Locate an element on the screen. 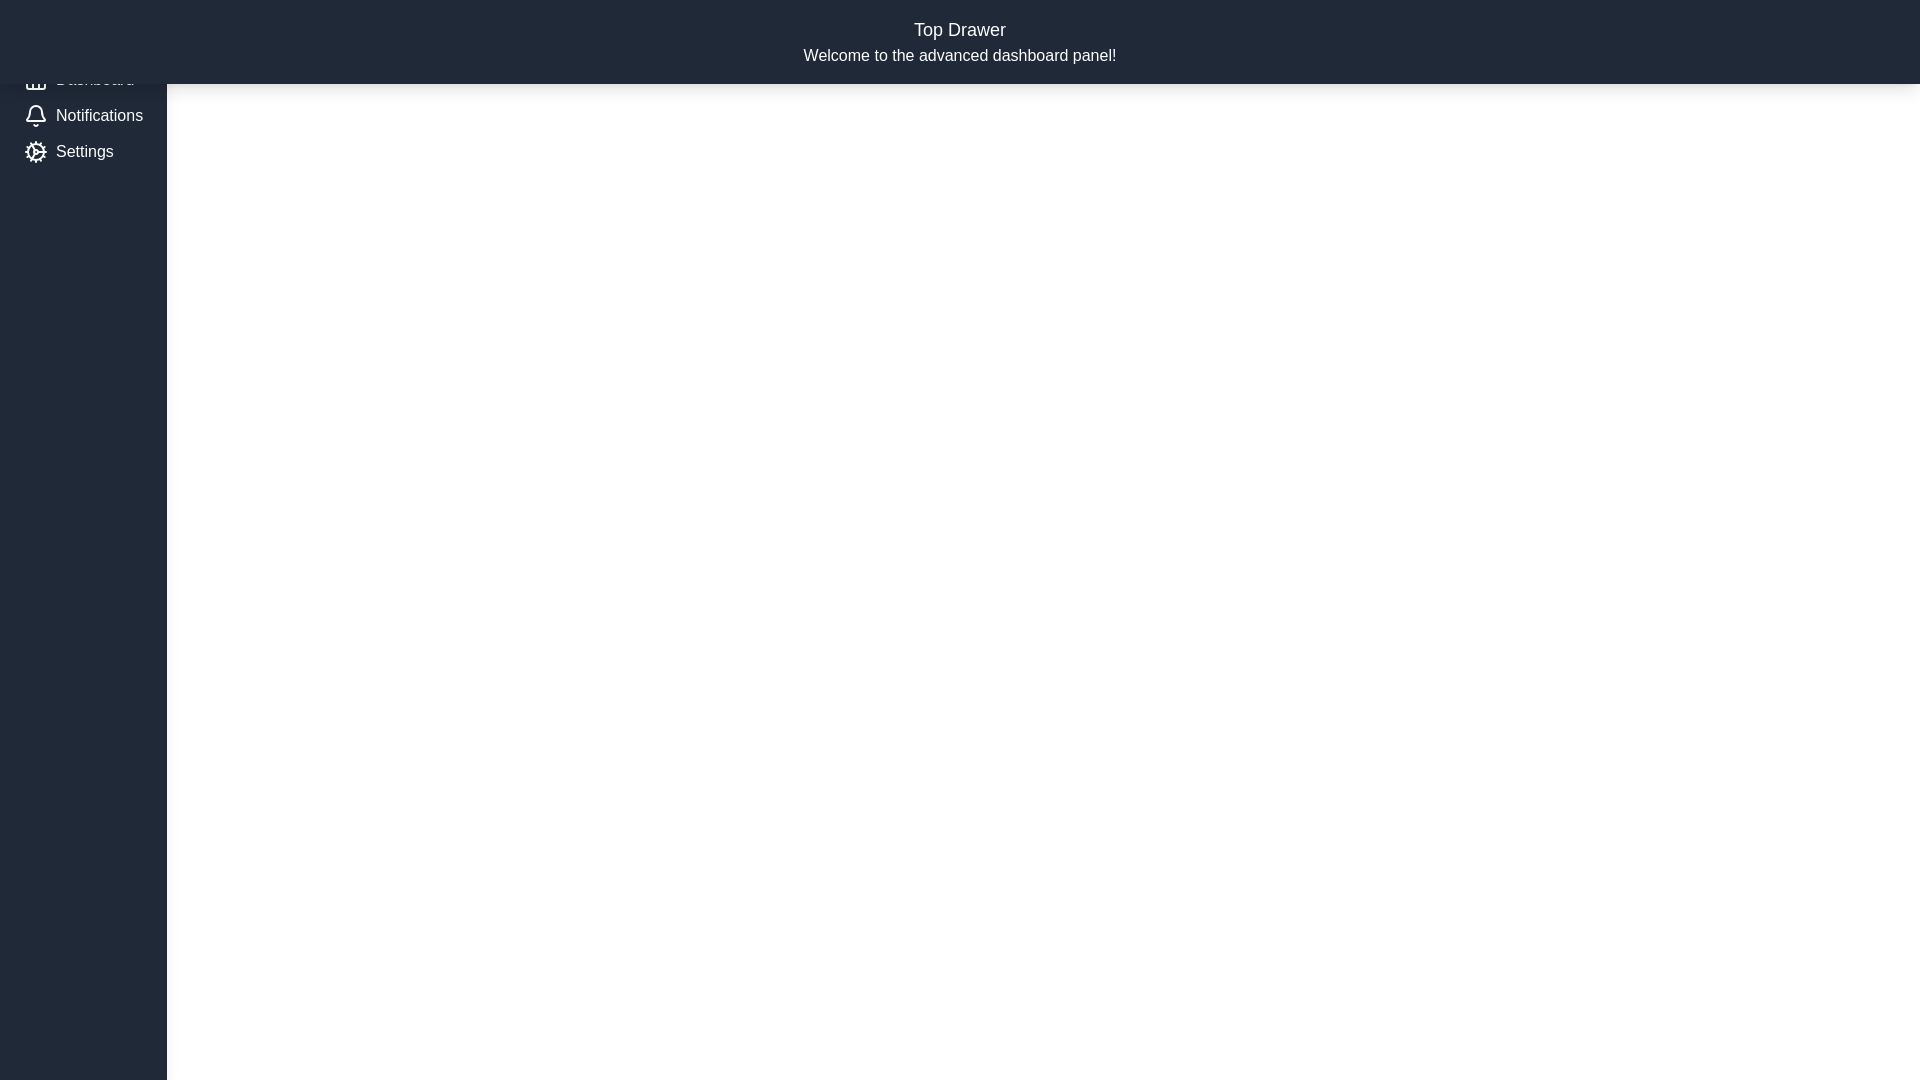 This screenshot has height=1080, width=1920. the 'Settings' menu item in the left drawer is located at coordinates (82, 150).